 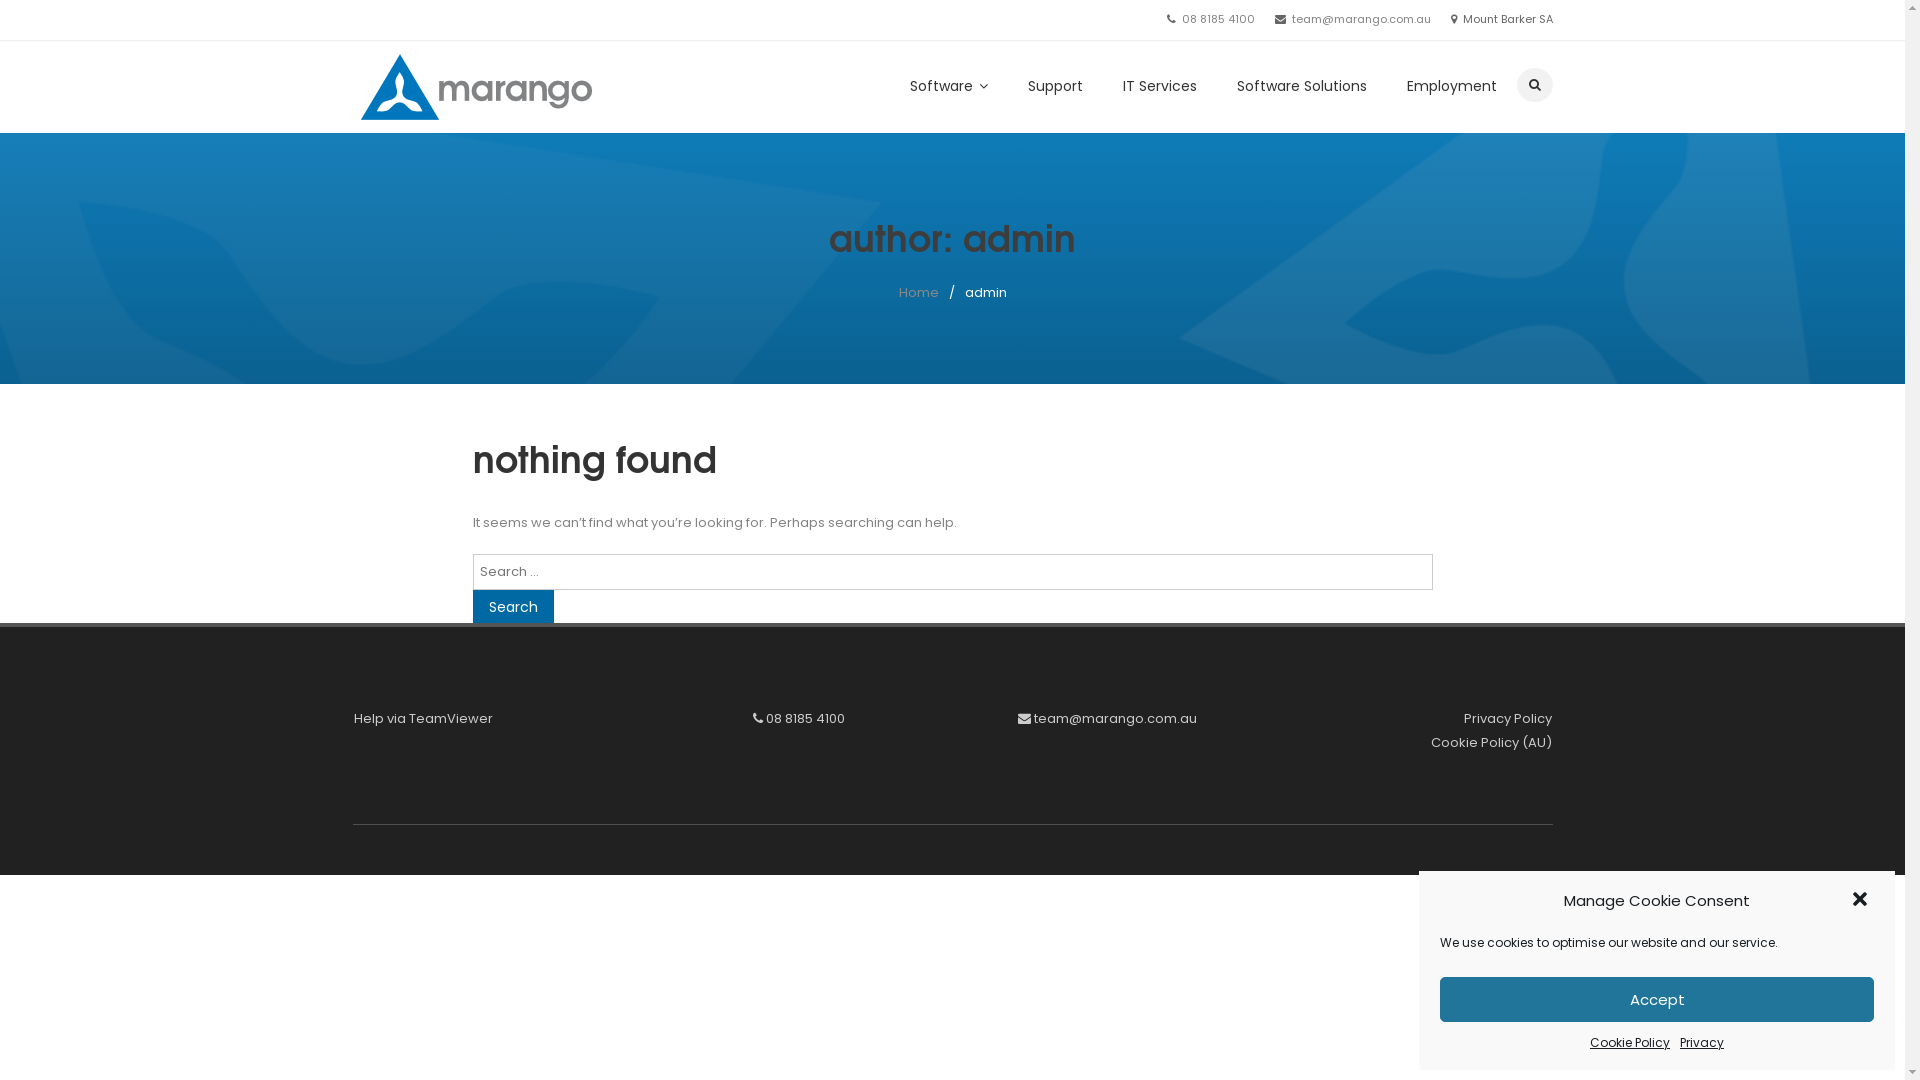 What do you see at coordinates (1701, 1041) in the screenshot?
I see `'Privacy'` at bounding box center [1701, 1041].